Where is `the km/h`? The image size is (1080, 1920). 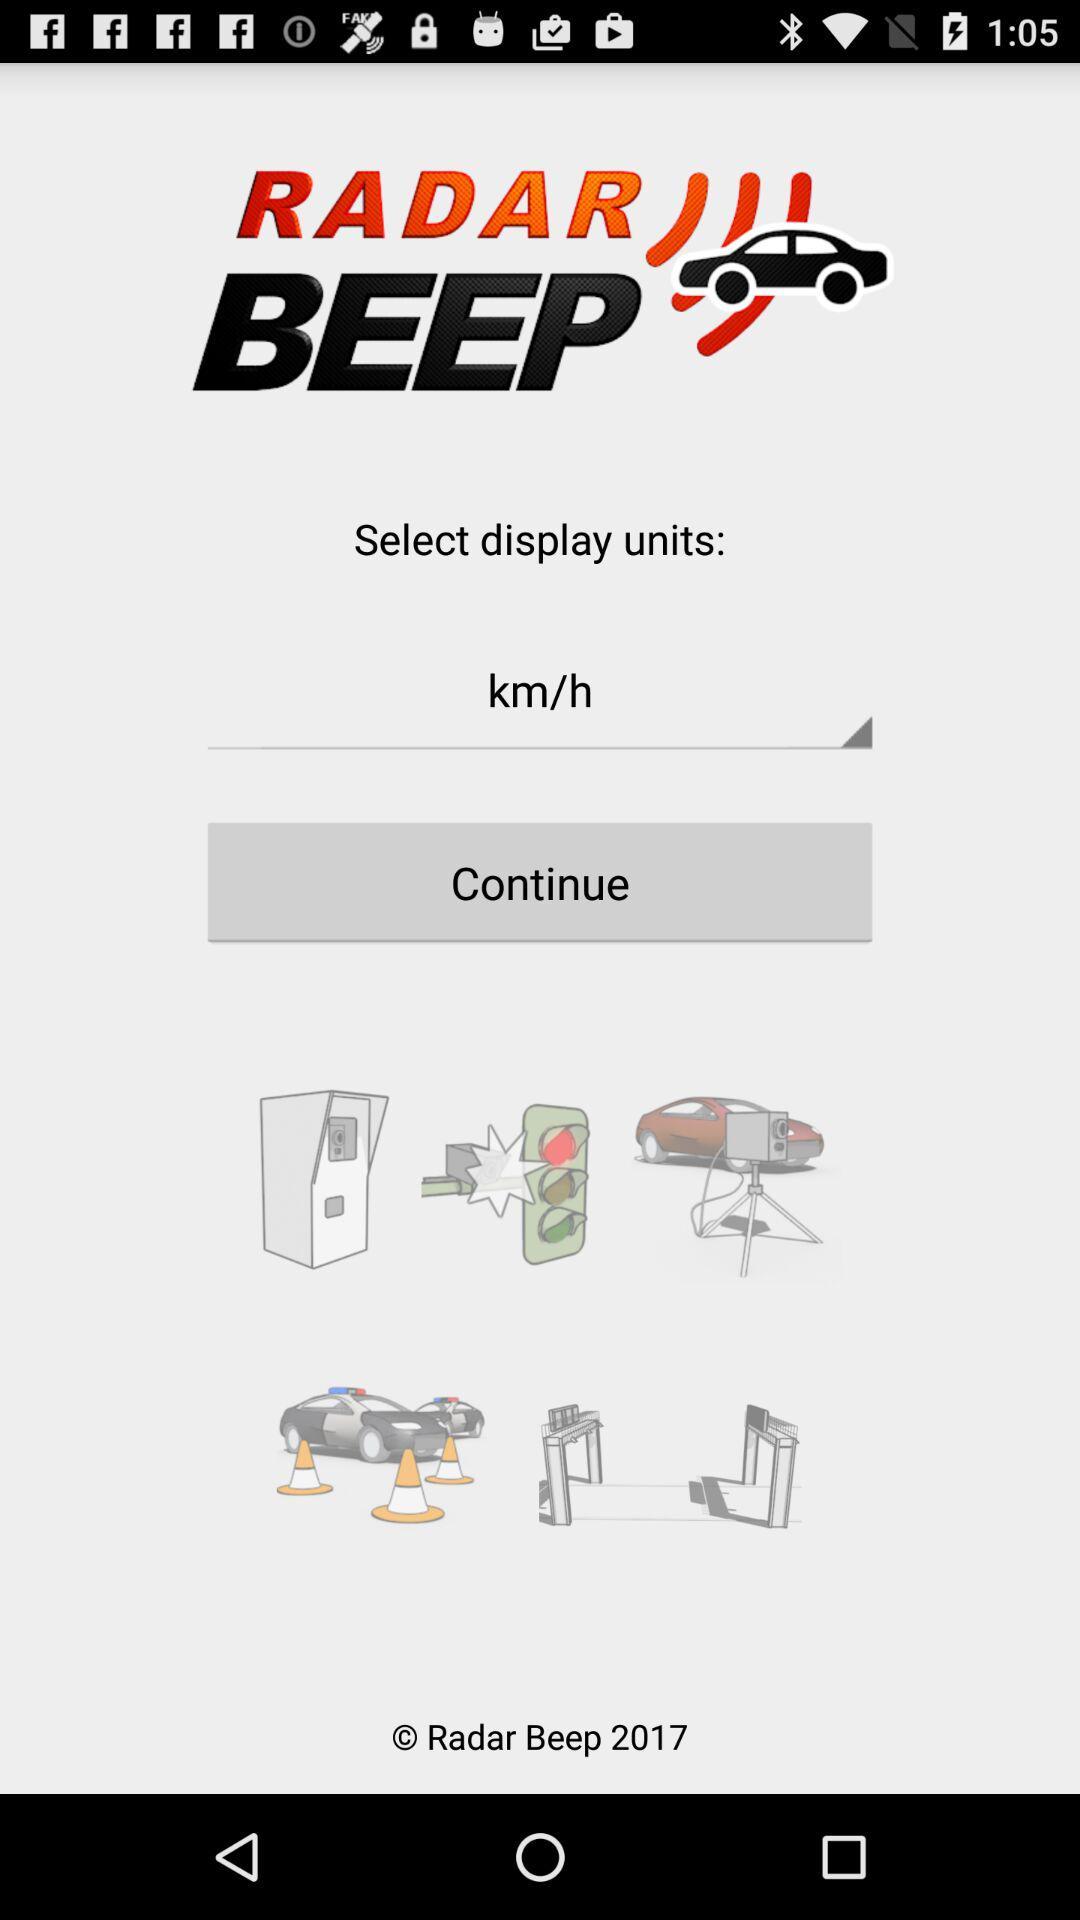
the km/h is located at coordinates (540, 689).